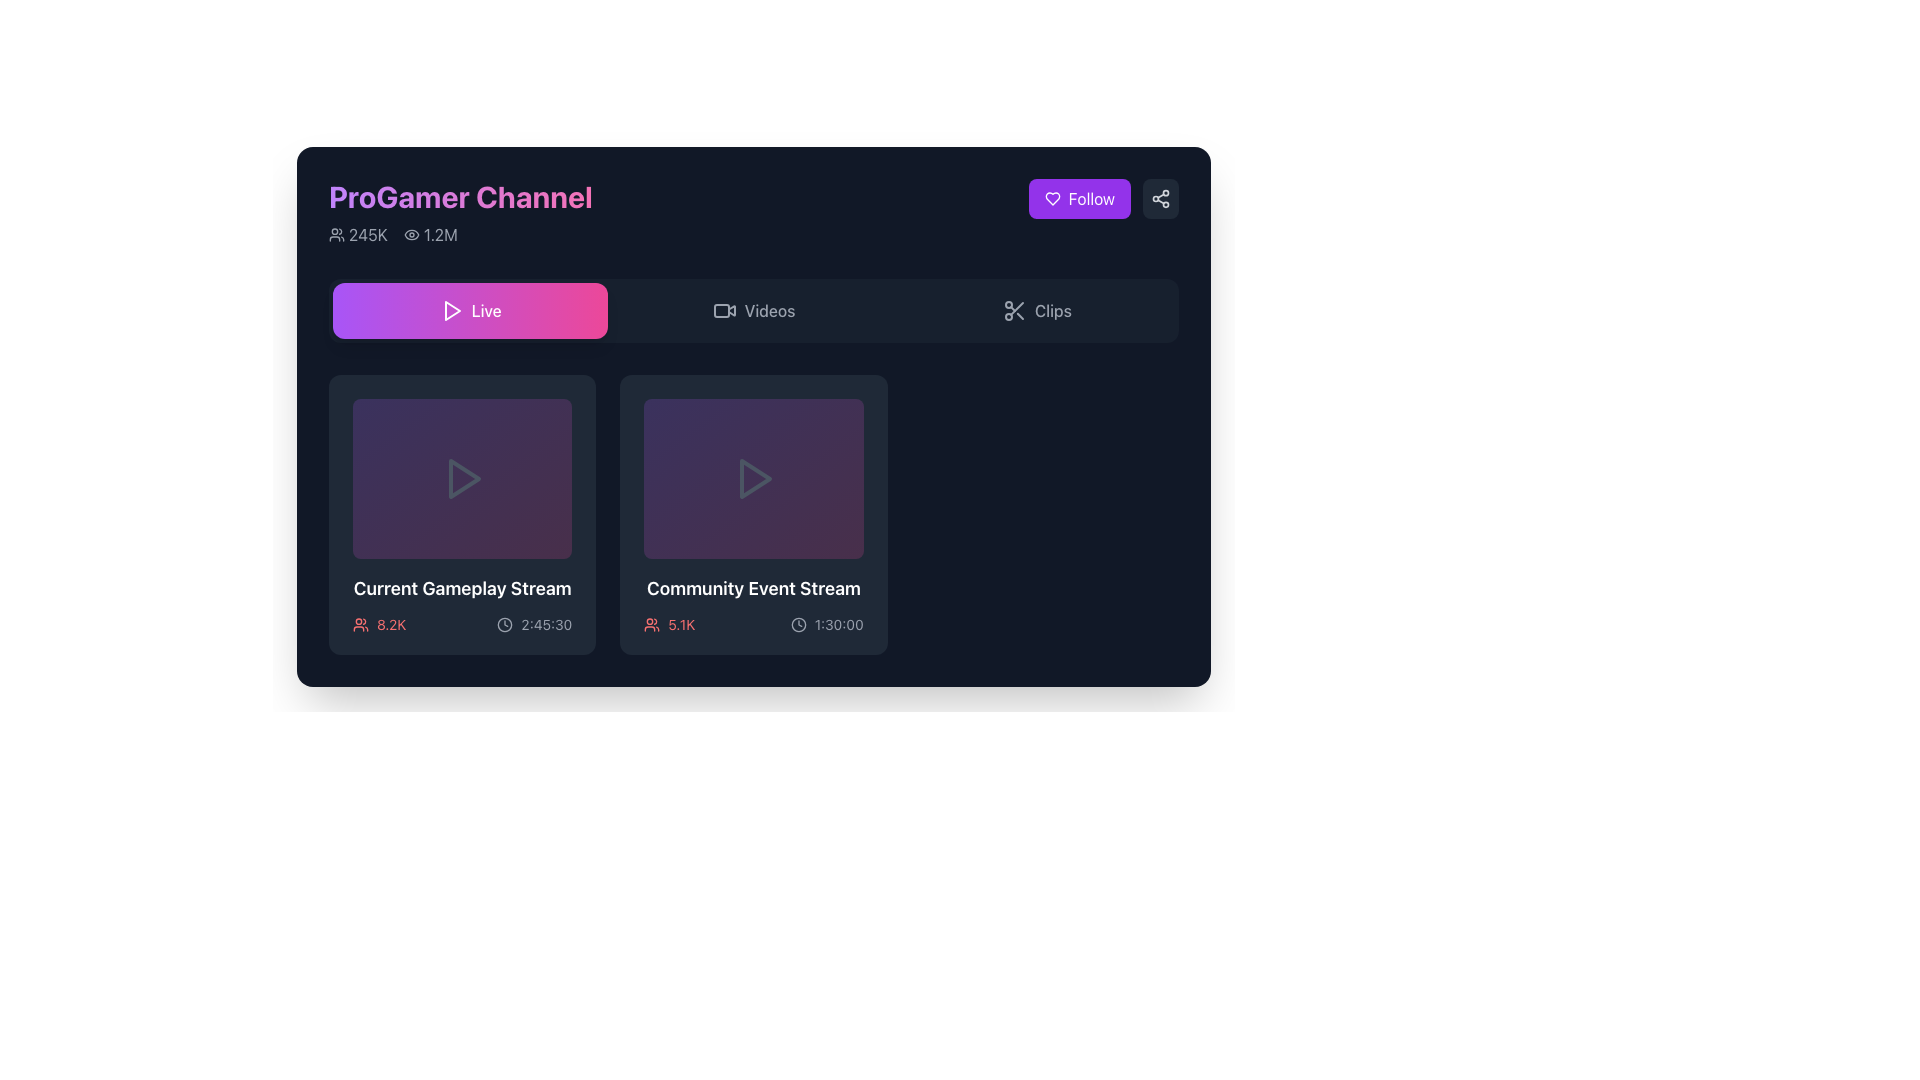 The image size is (1920, 1080). What do you see at coordinates (1161, 199) in the screenshot?
I see `the rightmost button in the horizontal group of action buttons located at the top right corner of the dark content panel` at bounding box center [1161, 199].